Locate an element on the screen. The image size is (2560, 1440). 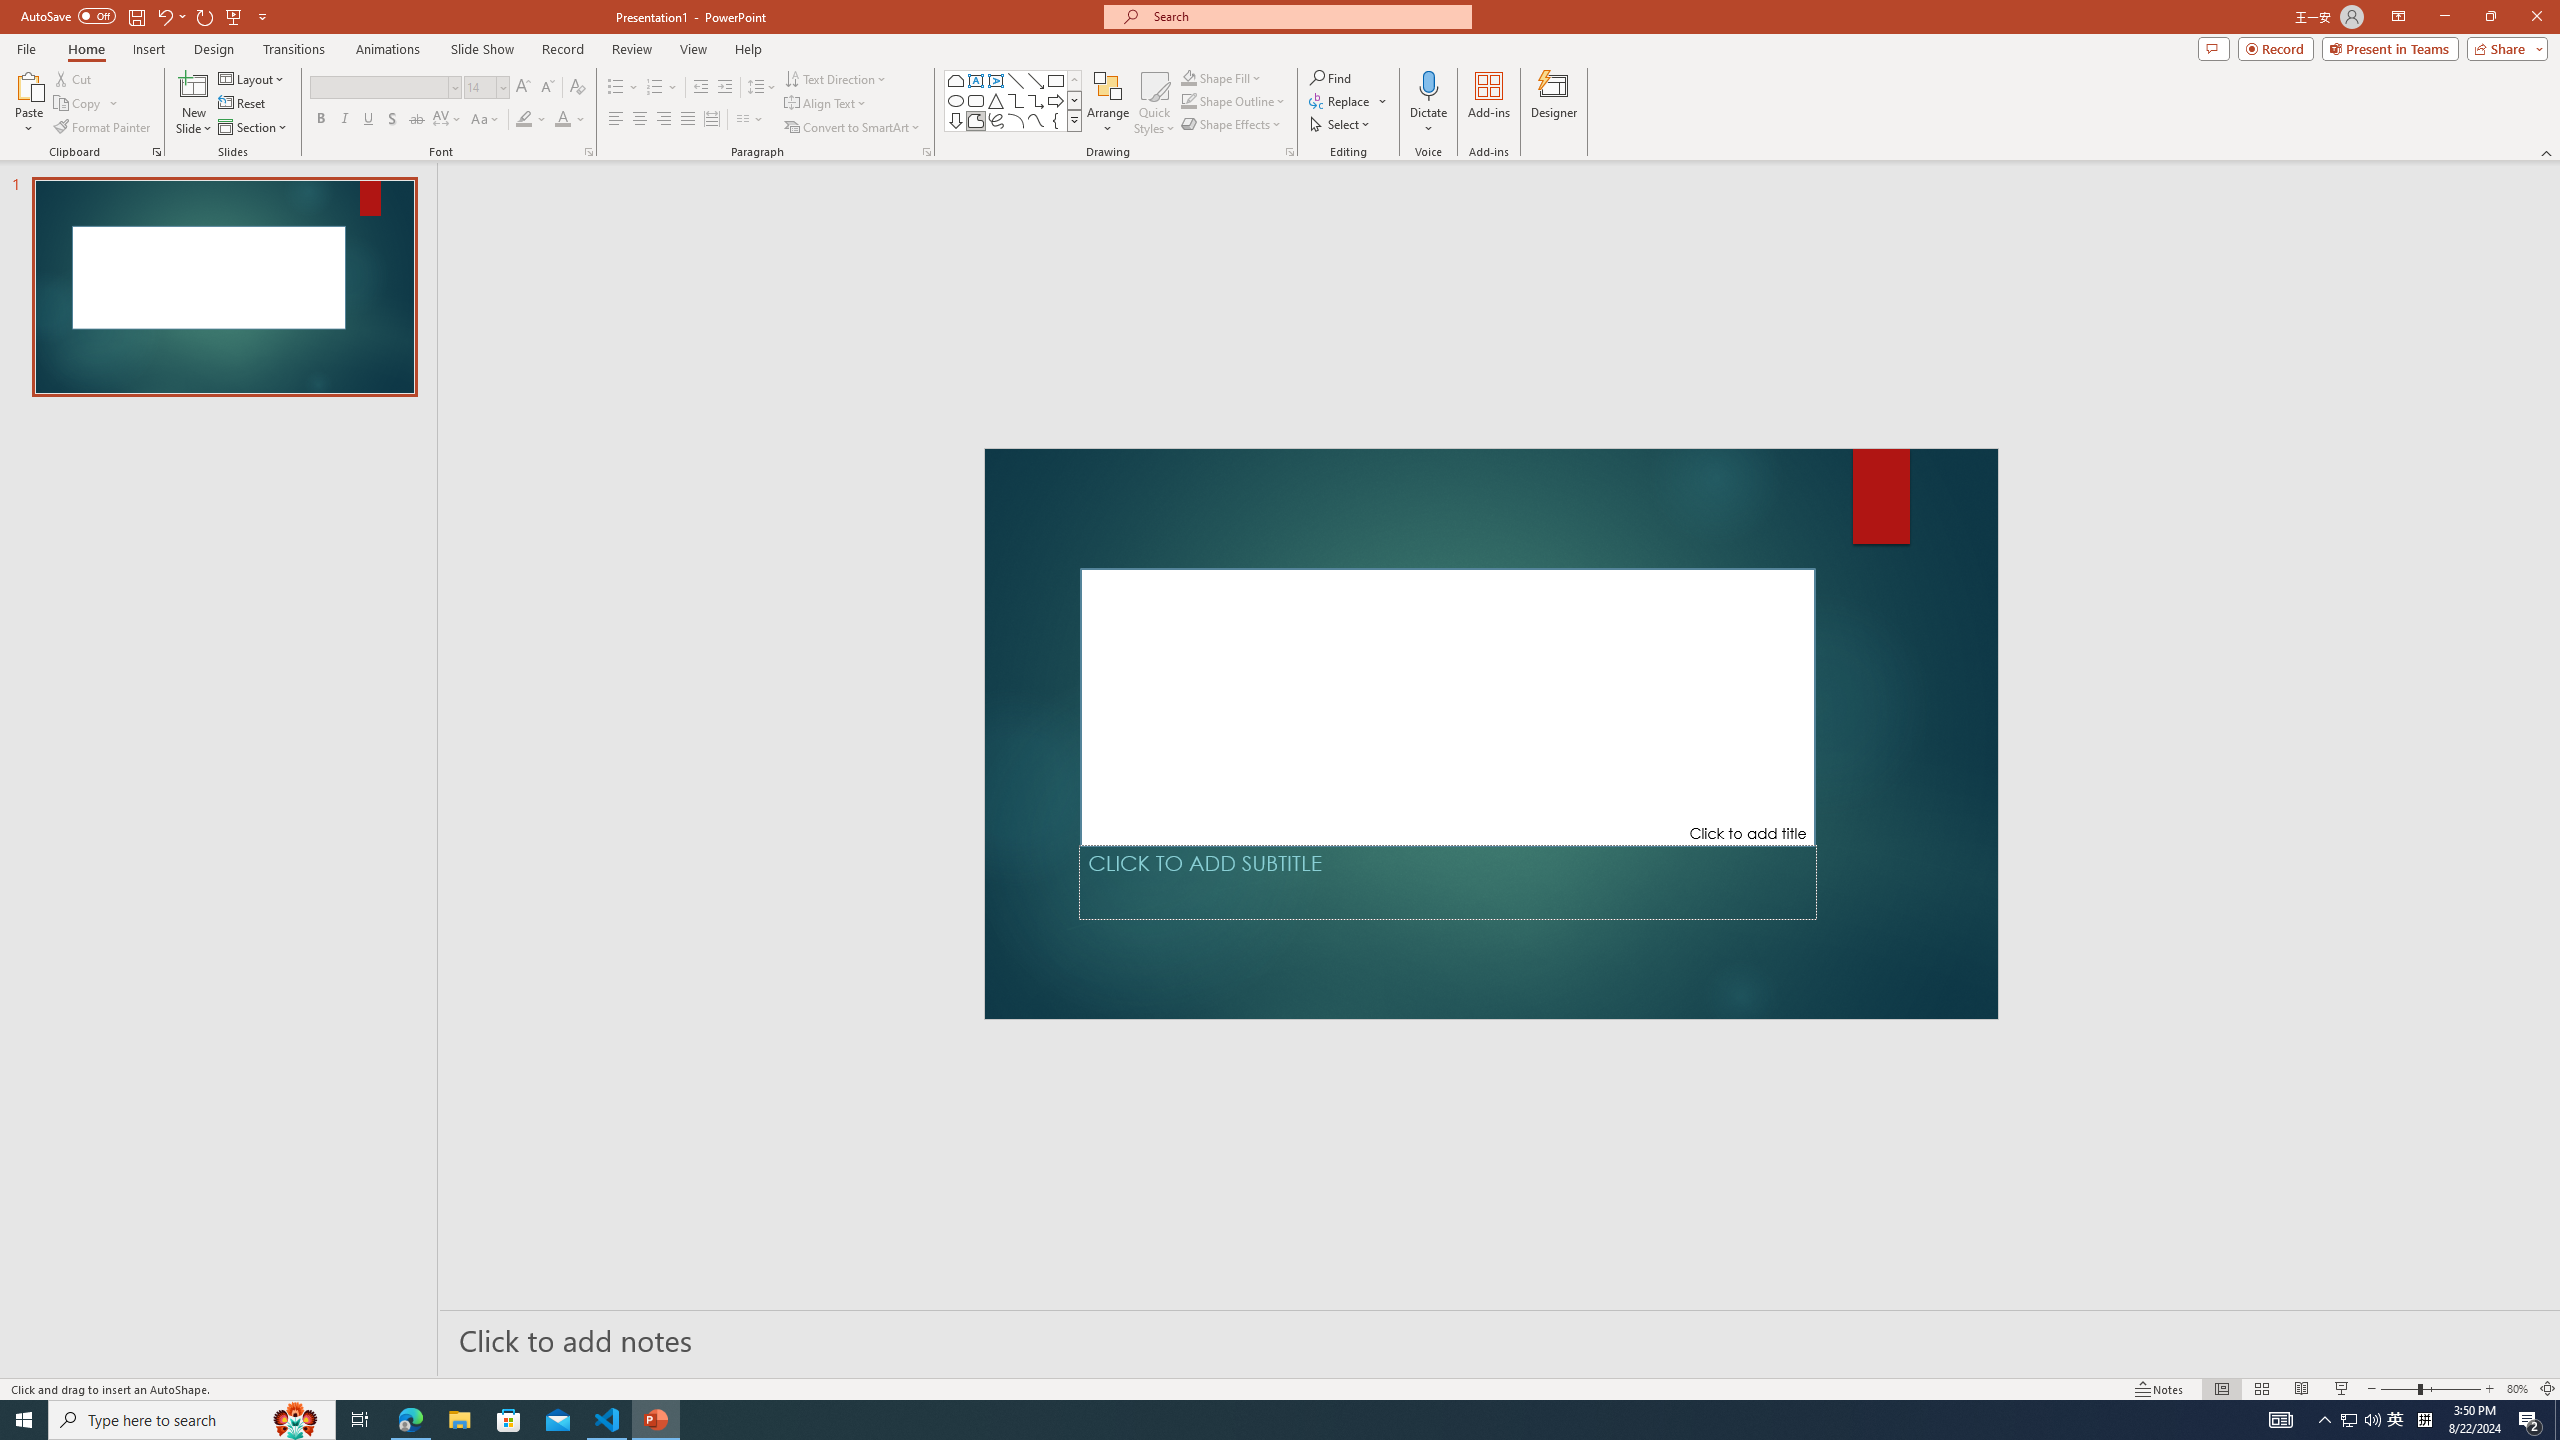
'Increase Indent' is located at coordinates (725, 87).